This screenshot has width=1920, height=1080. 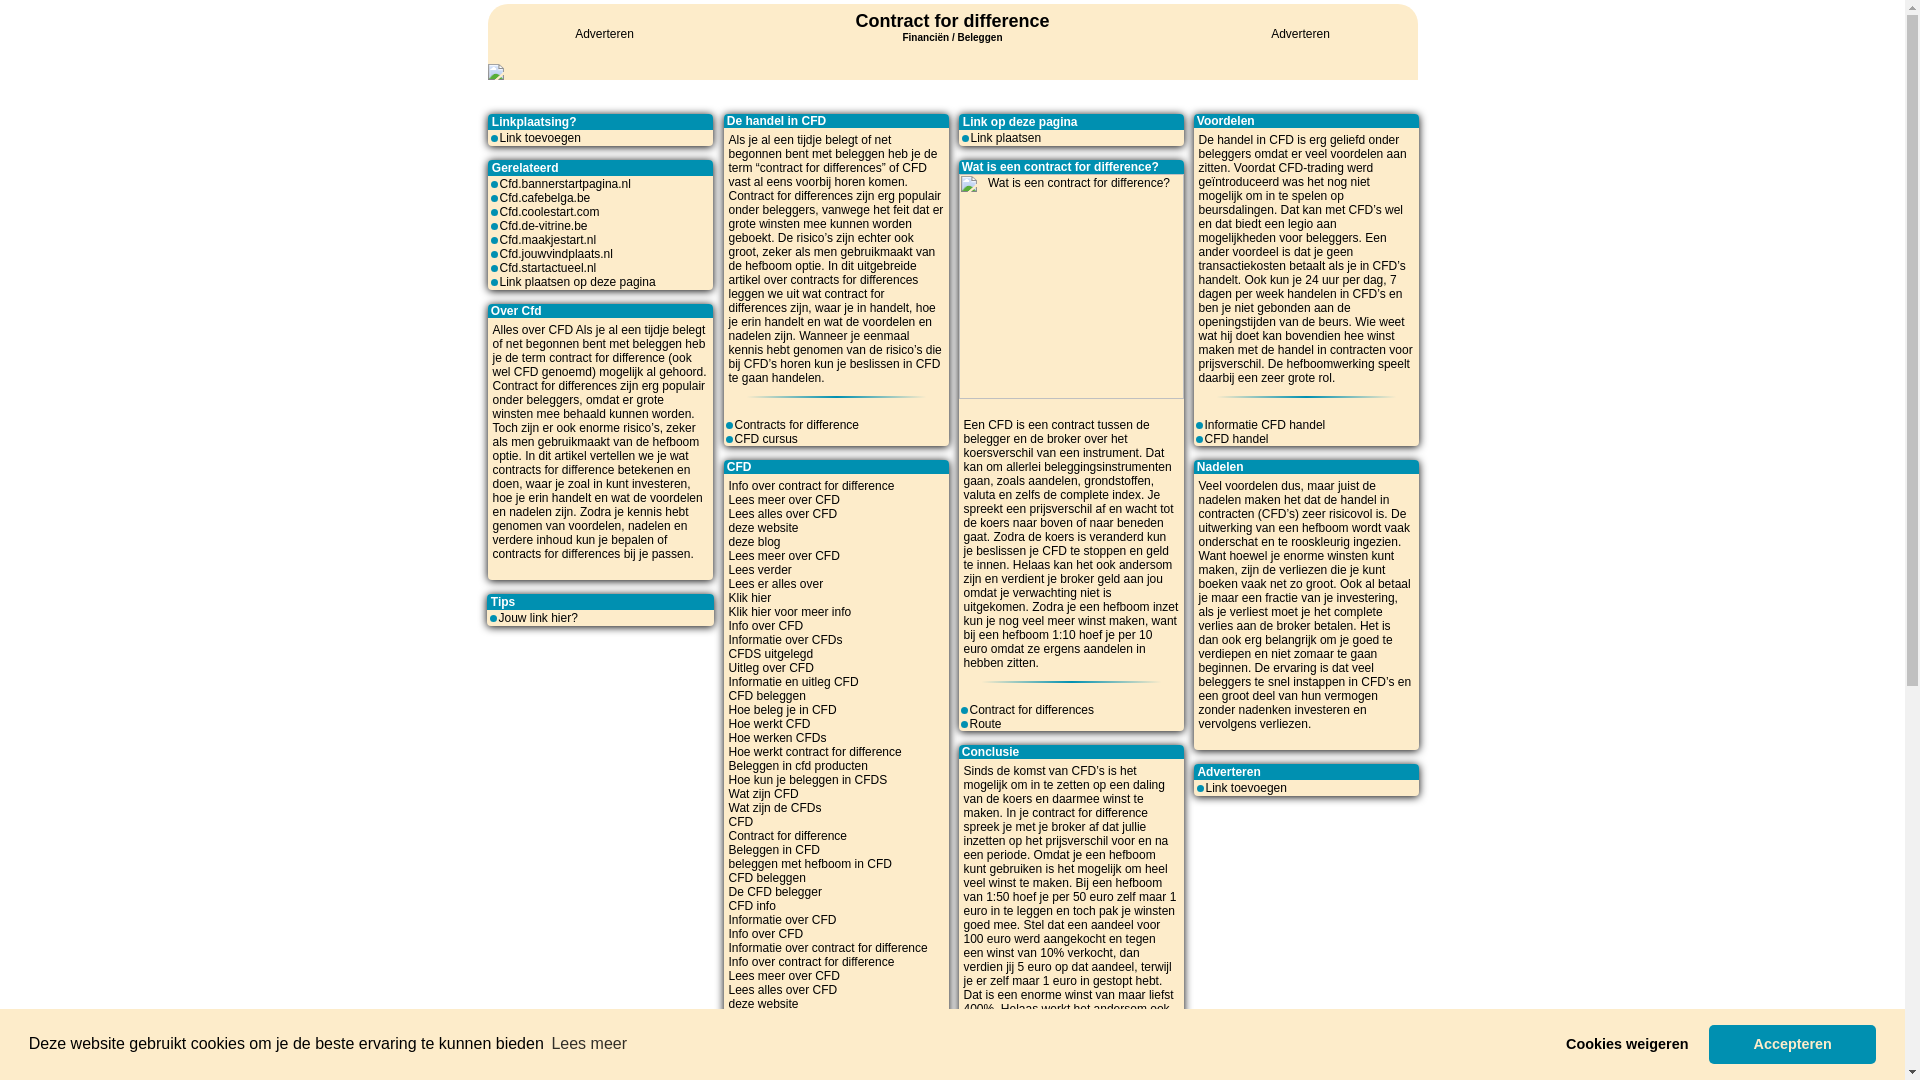 What do you see at coordinates (1263, 423) in the screenshot?
I see `'Informatie CFD handel'` at bounding box center [1263, 423].